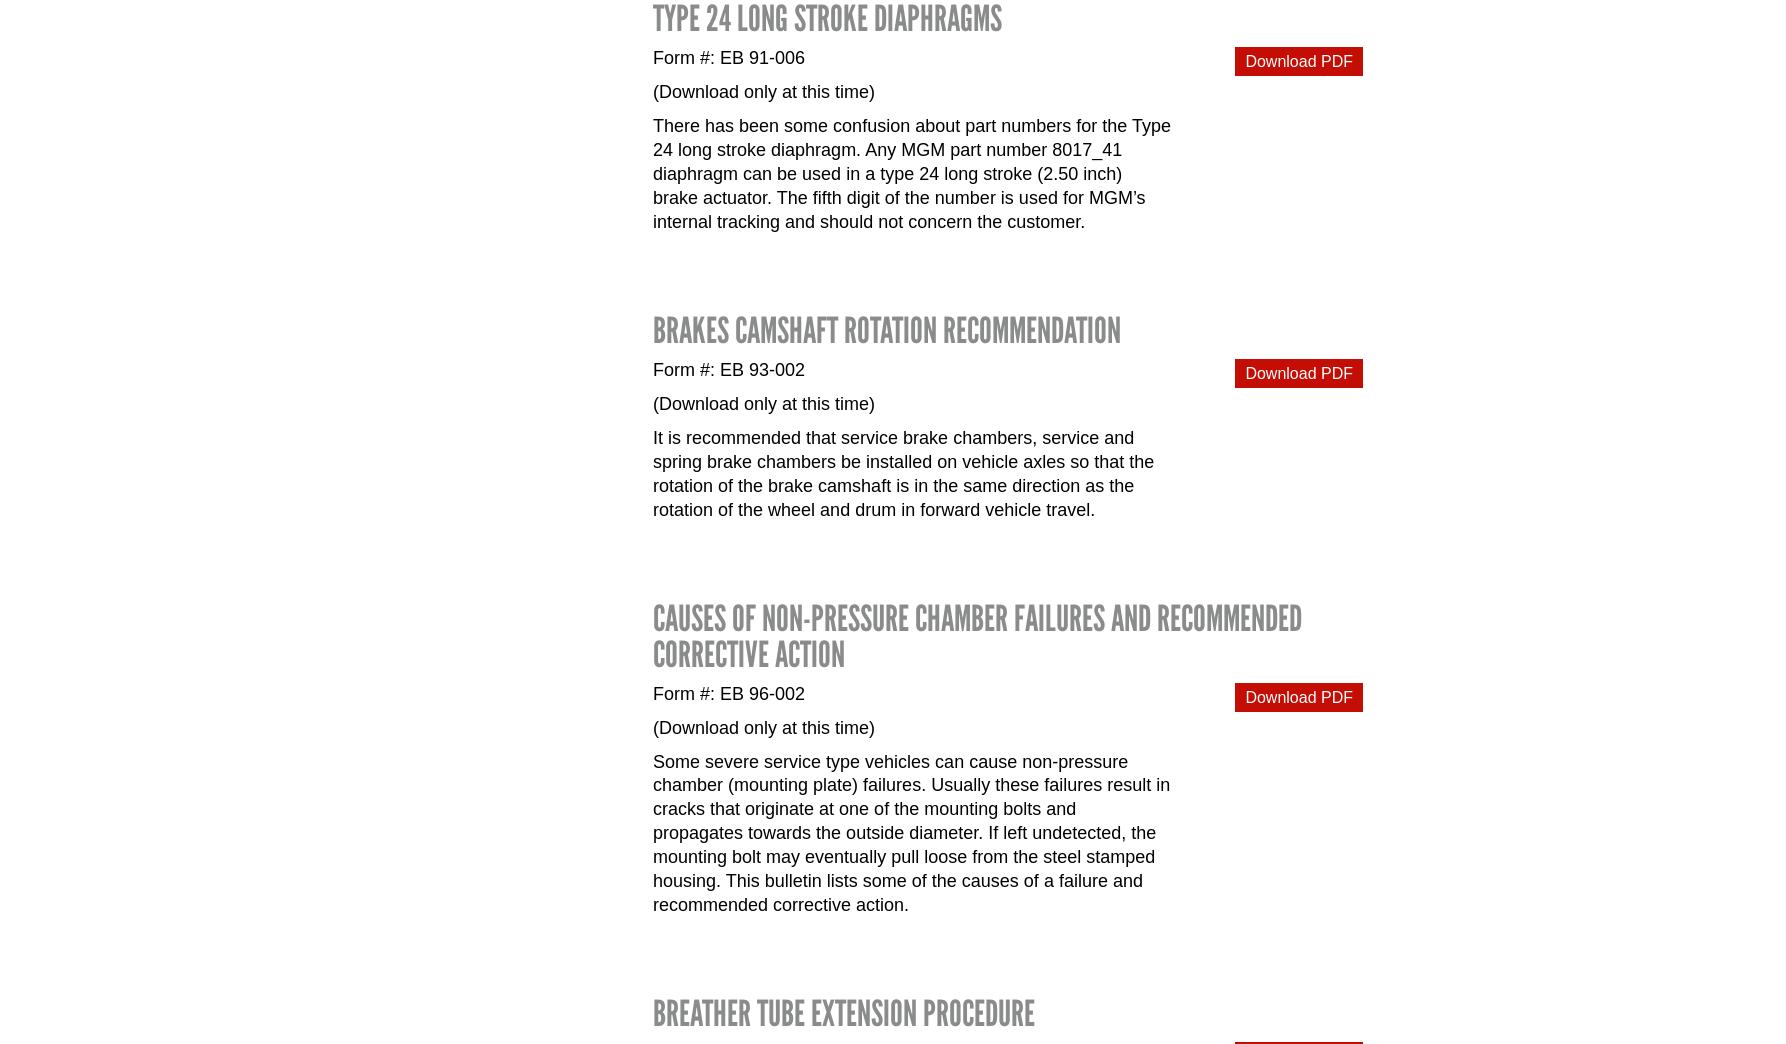 This screenshot has height=1044, width=1786. I want to click on 'Download PDF', so click(1298, 59).